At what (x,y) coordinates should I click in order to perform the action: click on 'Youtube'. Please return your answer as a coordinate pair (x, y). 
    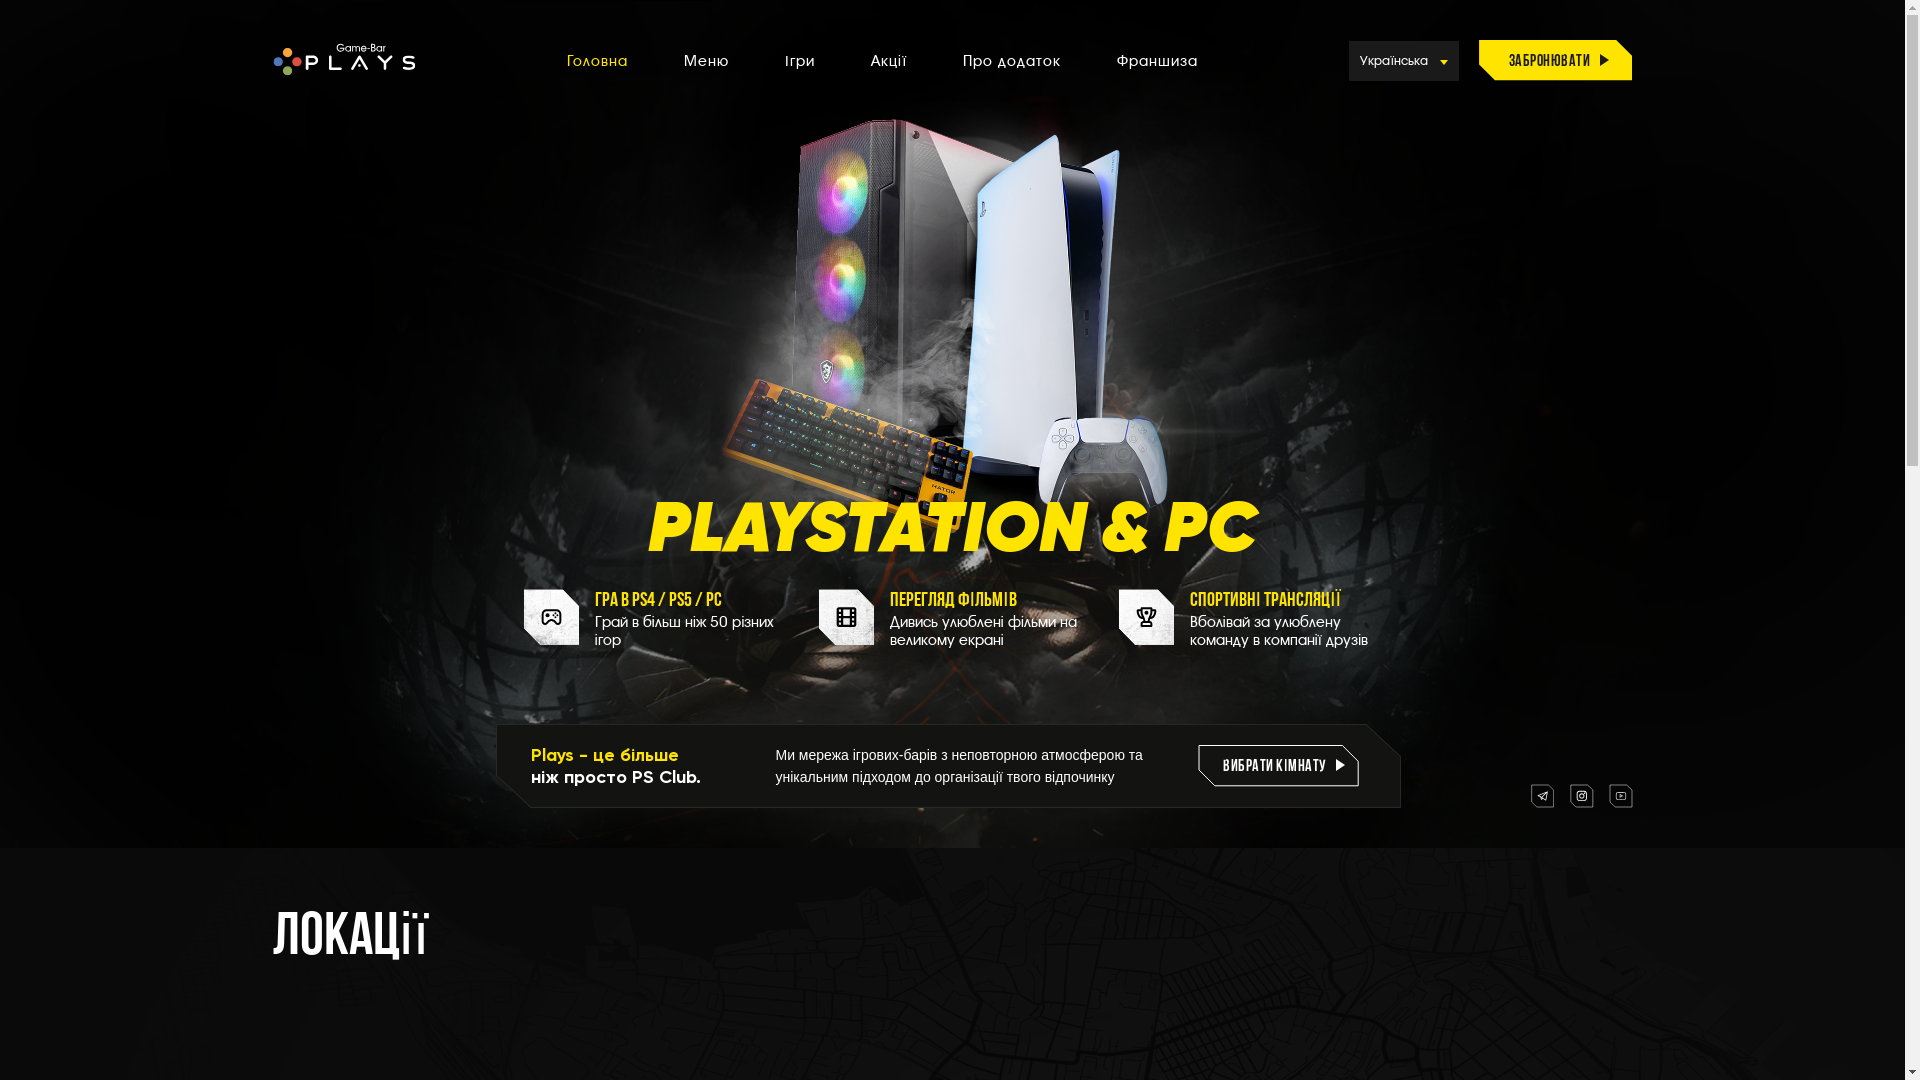
    Looking at the image, I should click on (1620, 794).